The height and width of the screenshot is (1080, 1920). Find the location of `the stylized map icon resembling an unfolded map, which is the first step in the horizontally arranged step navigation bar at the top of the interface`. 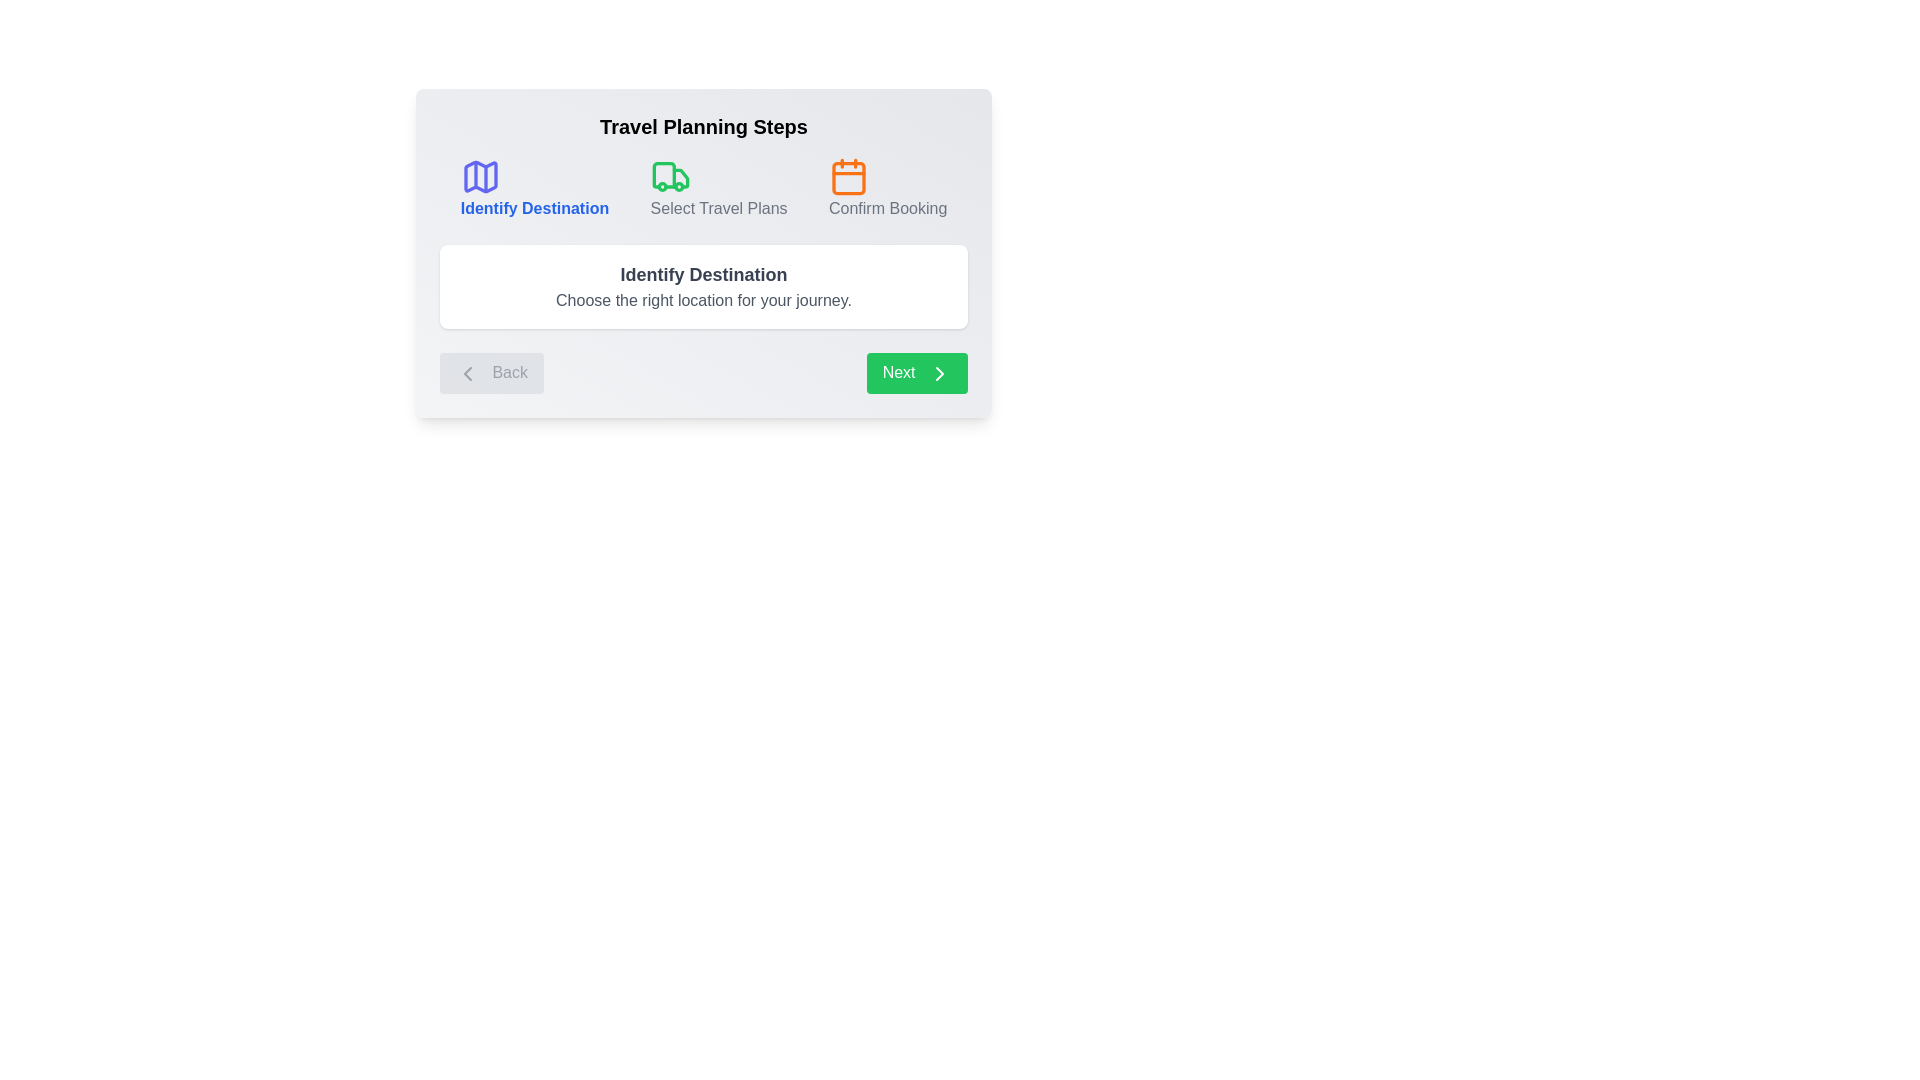

the stylized map icon resembling an unfolded map, which is the first step in the horizontally arranged step navigation bar at the top of the interface is located at coordinates (480, 176).